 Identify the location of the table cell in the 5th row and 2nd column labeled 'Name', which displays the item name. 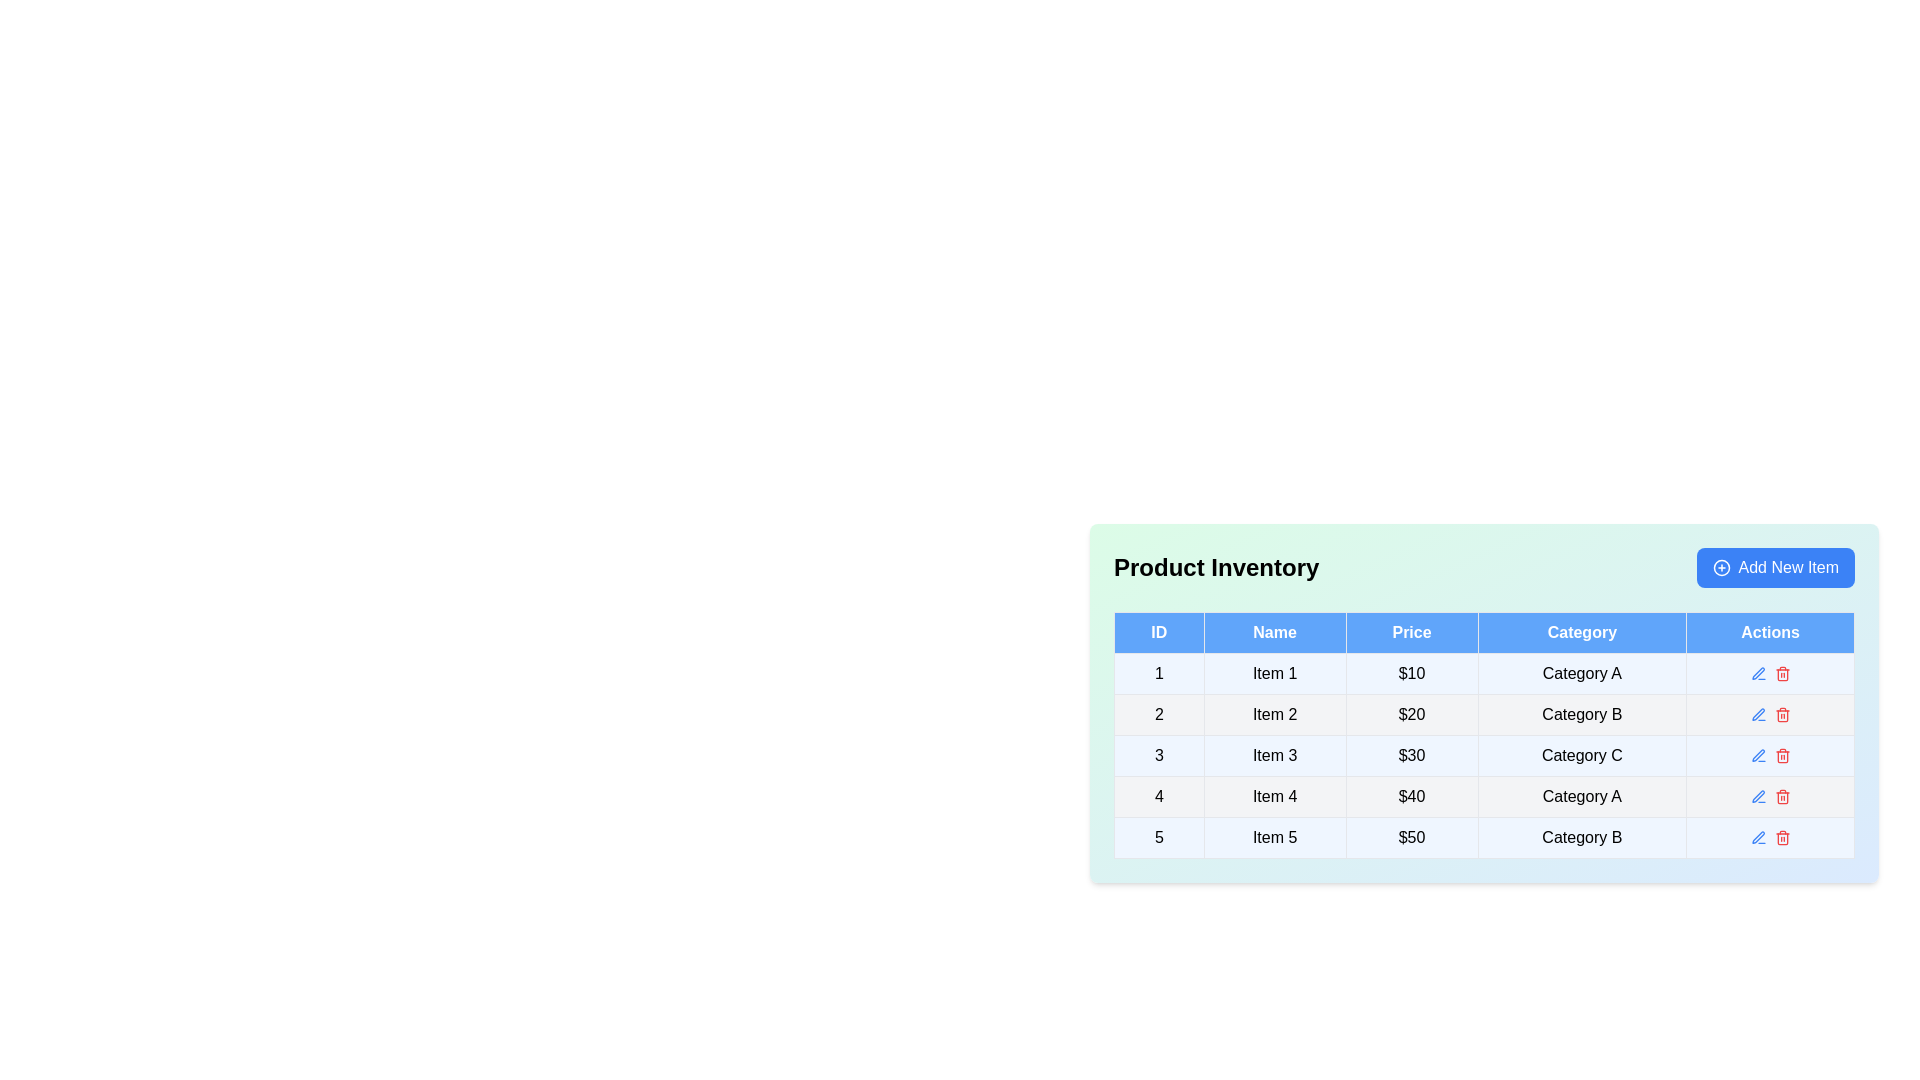
(1274, 837).